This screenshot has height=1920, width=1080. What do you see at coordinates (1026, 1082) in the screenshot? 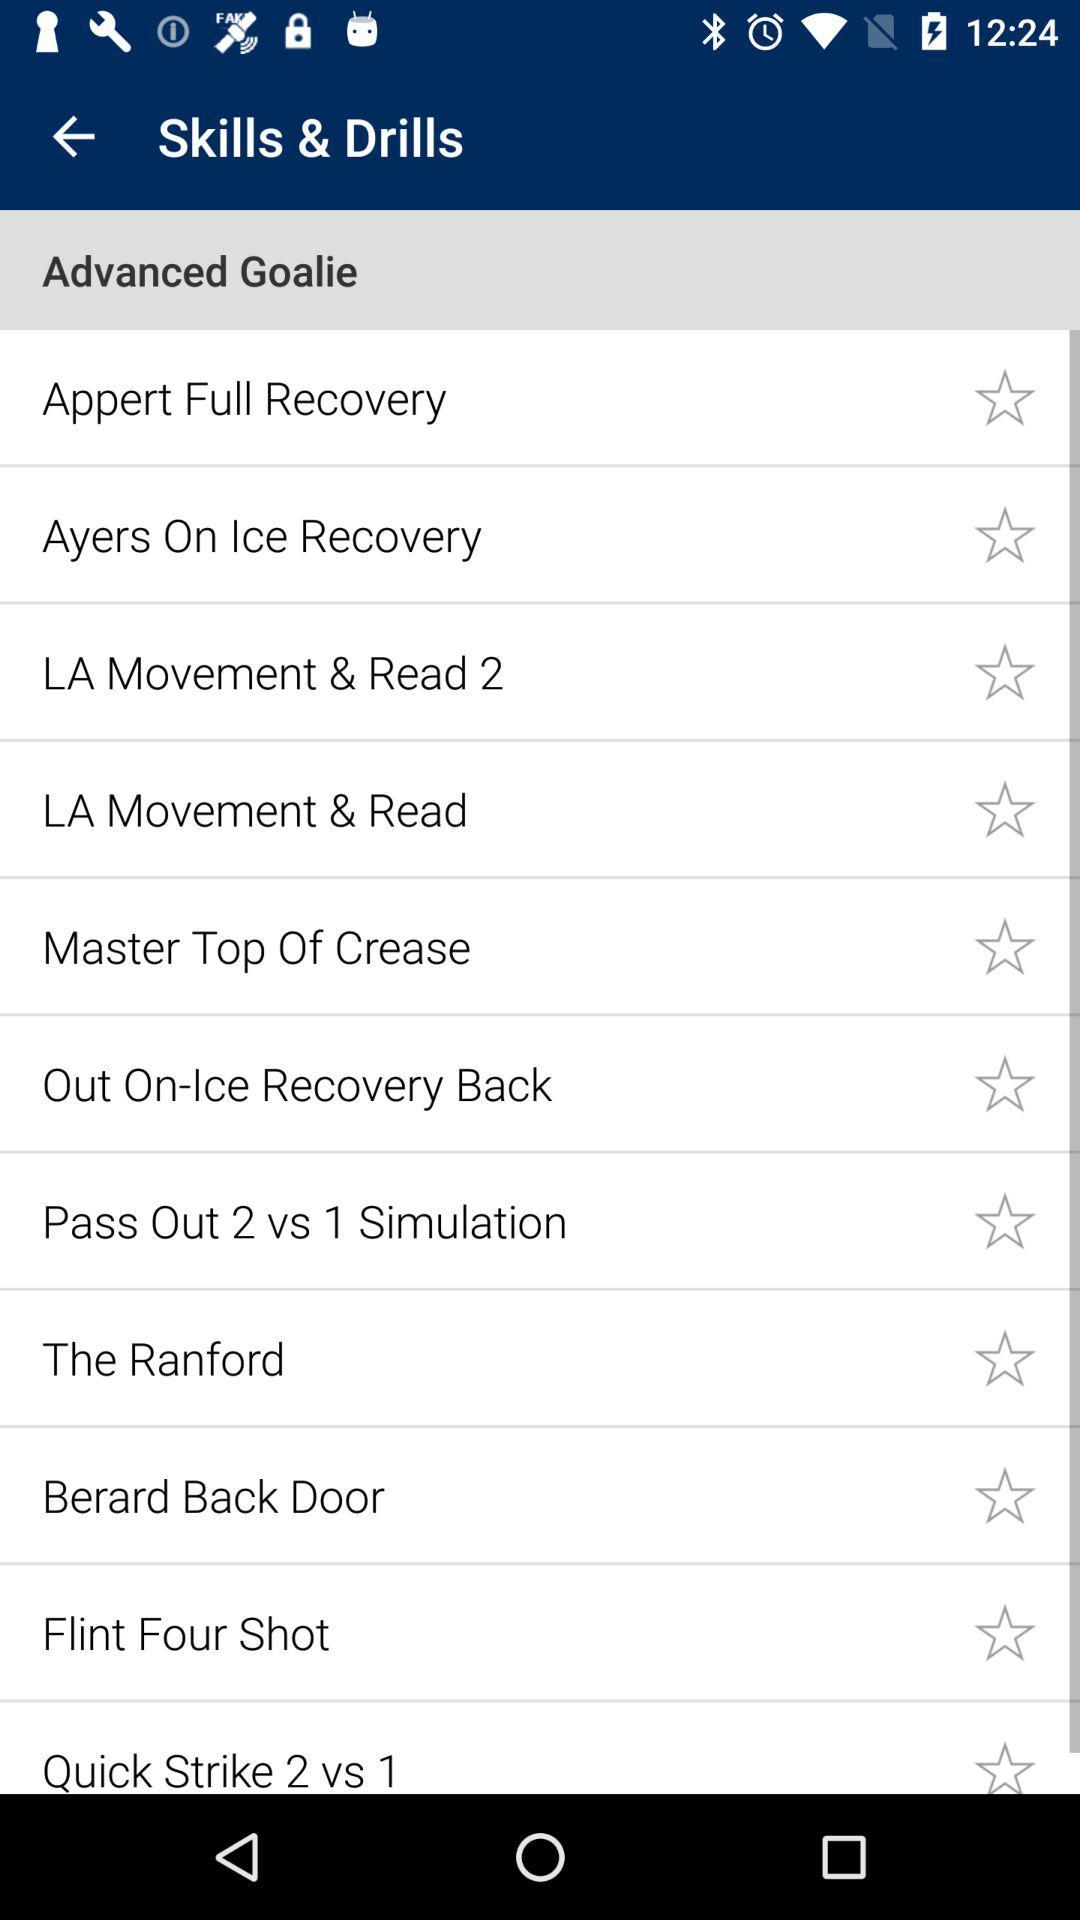
I see `put this option in starred list` at bounding box center [1026, 1082].